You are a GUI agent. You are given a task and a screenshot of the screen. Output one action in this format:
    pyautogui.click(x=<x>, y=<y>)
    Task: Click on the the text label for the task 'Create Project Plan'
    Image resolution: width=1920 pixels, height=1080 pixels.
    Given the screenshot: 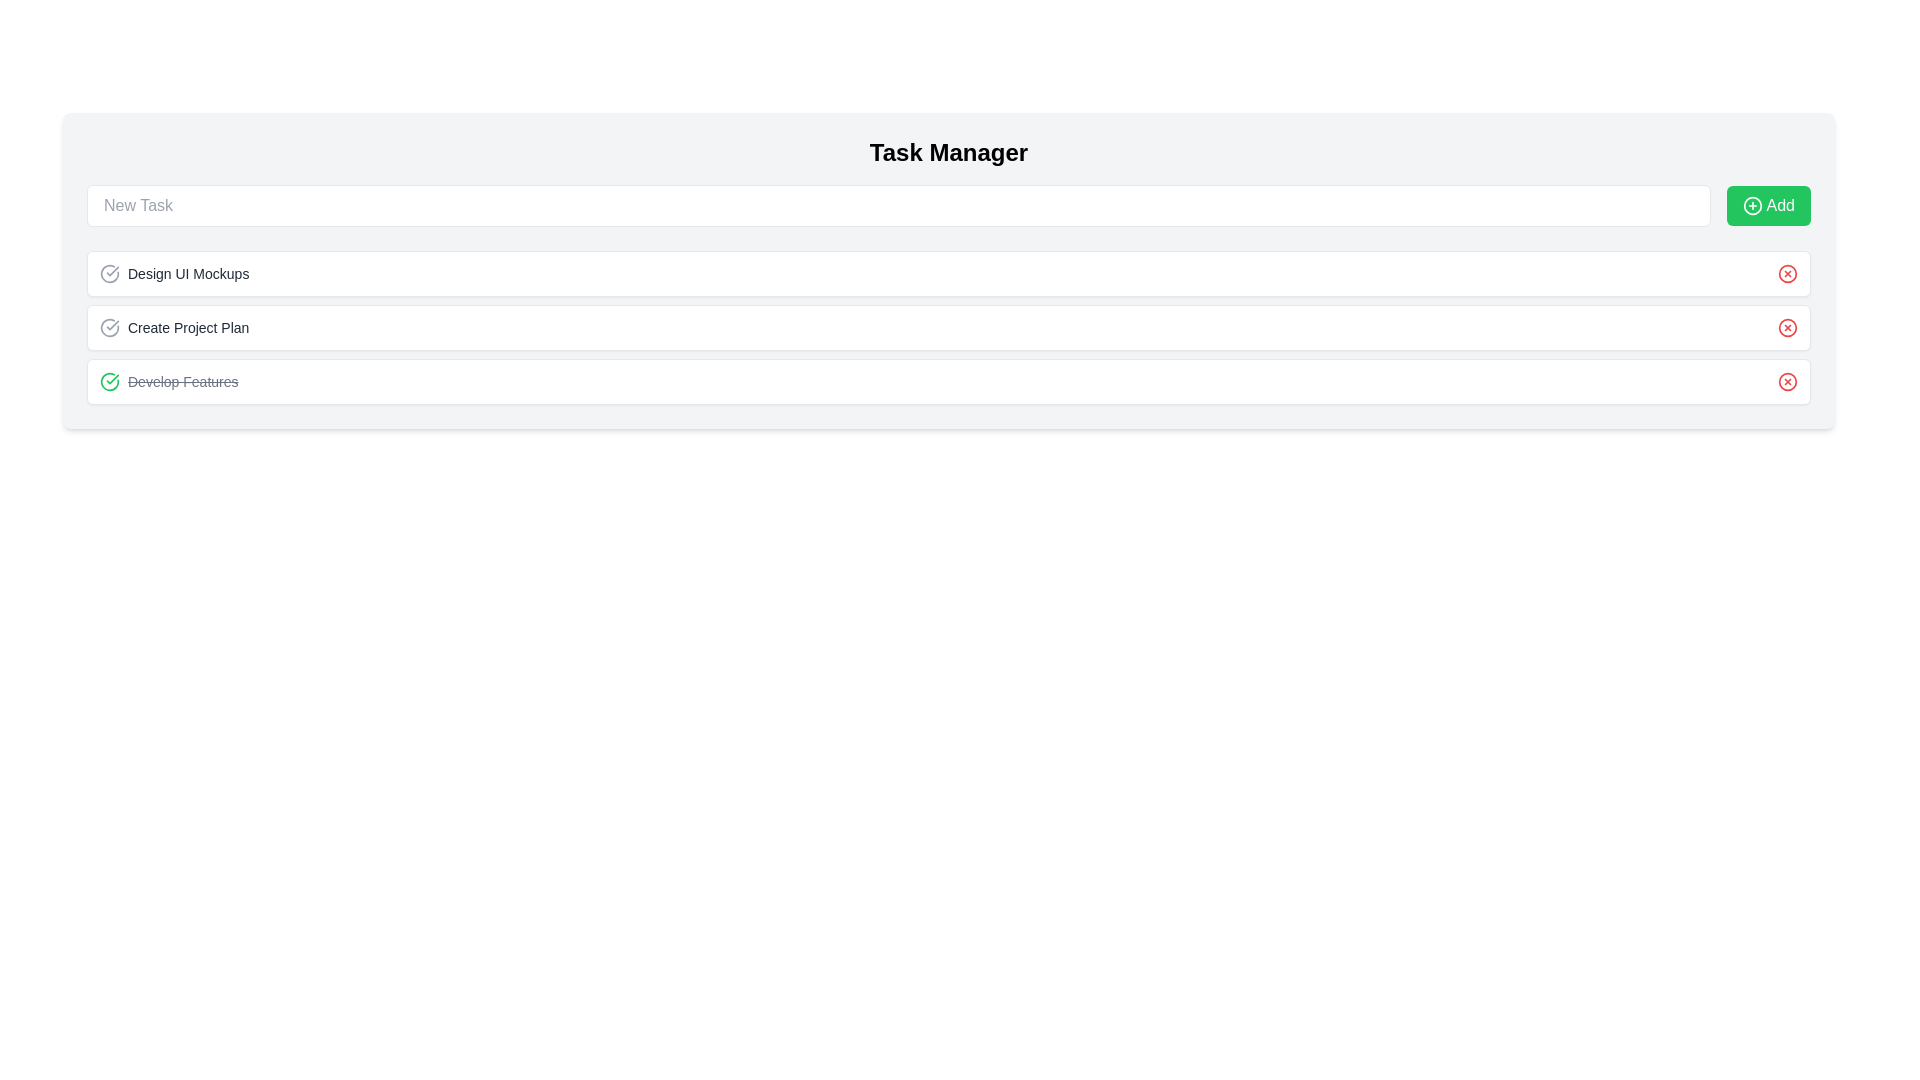 What is the action you would take?
    pyautogui.click(x=188, y=326)
    